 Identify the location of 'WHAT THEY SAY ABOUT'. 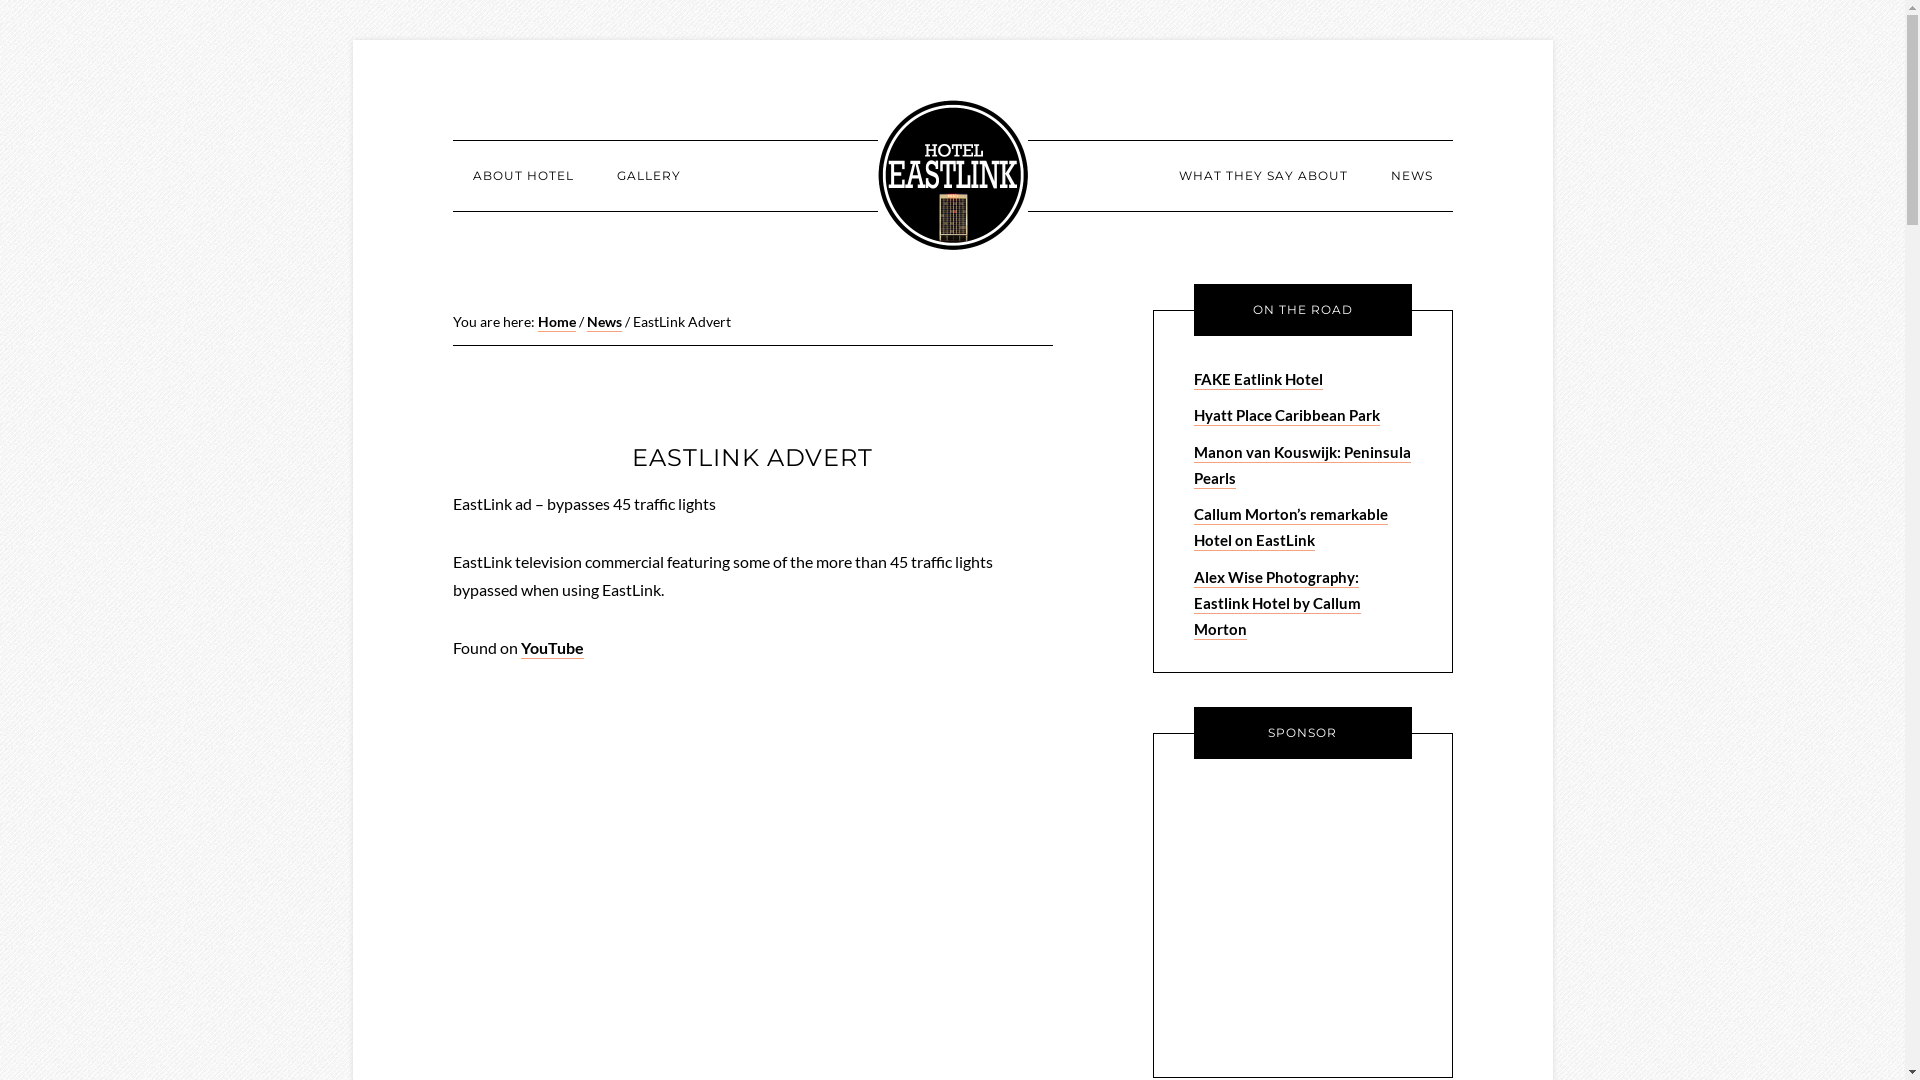
(1261, 175).